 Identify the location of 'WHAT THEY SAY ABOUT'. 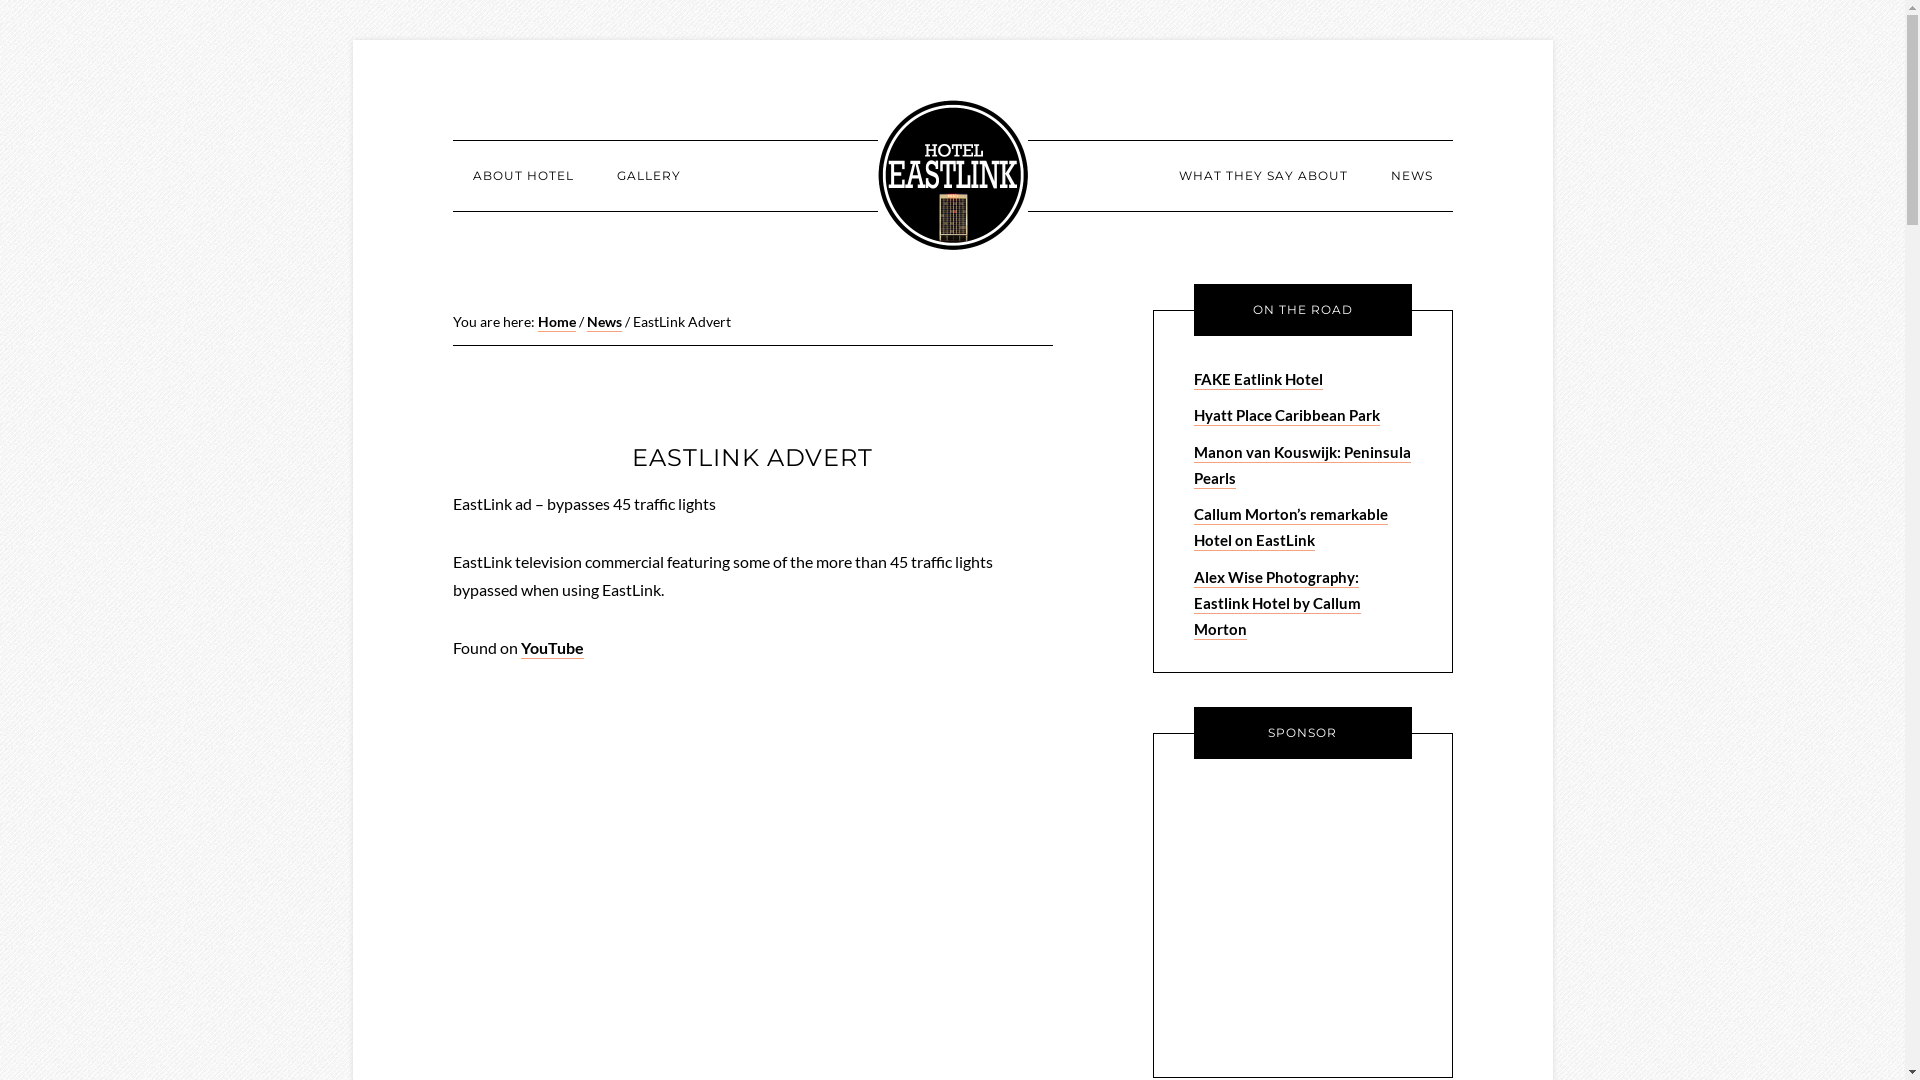
(1261, 175).